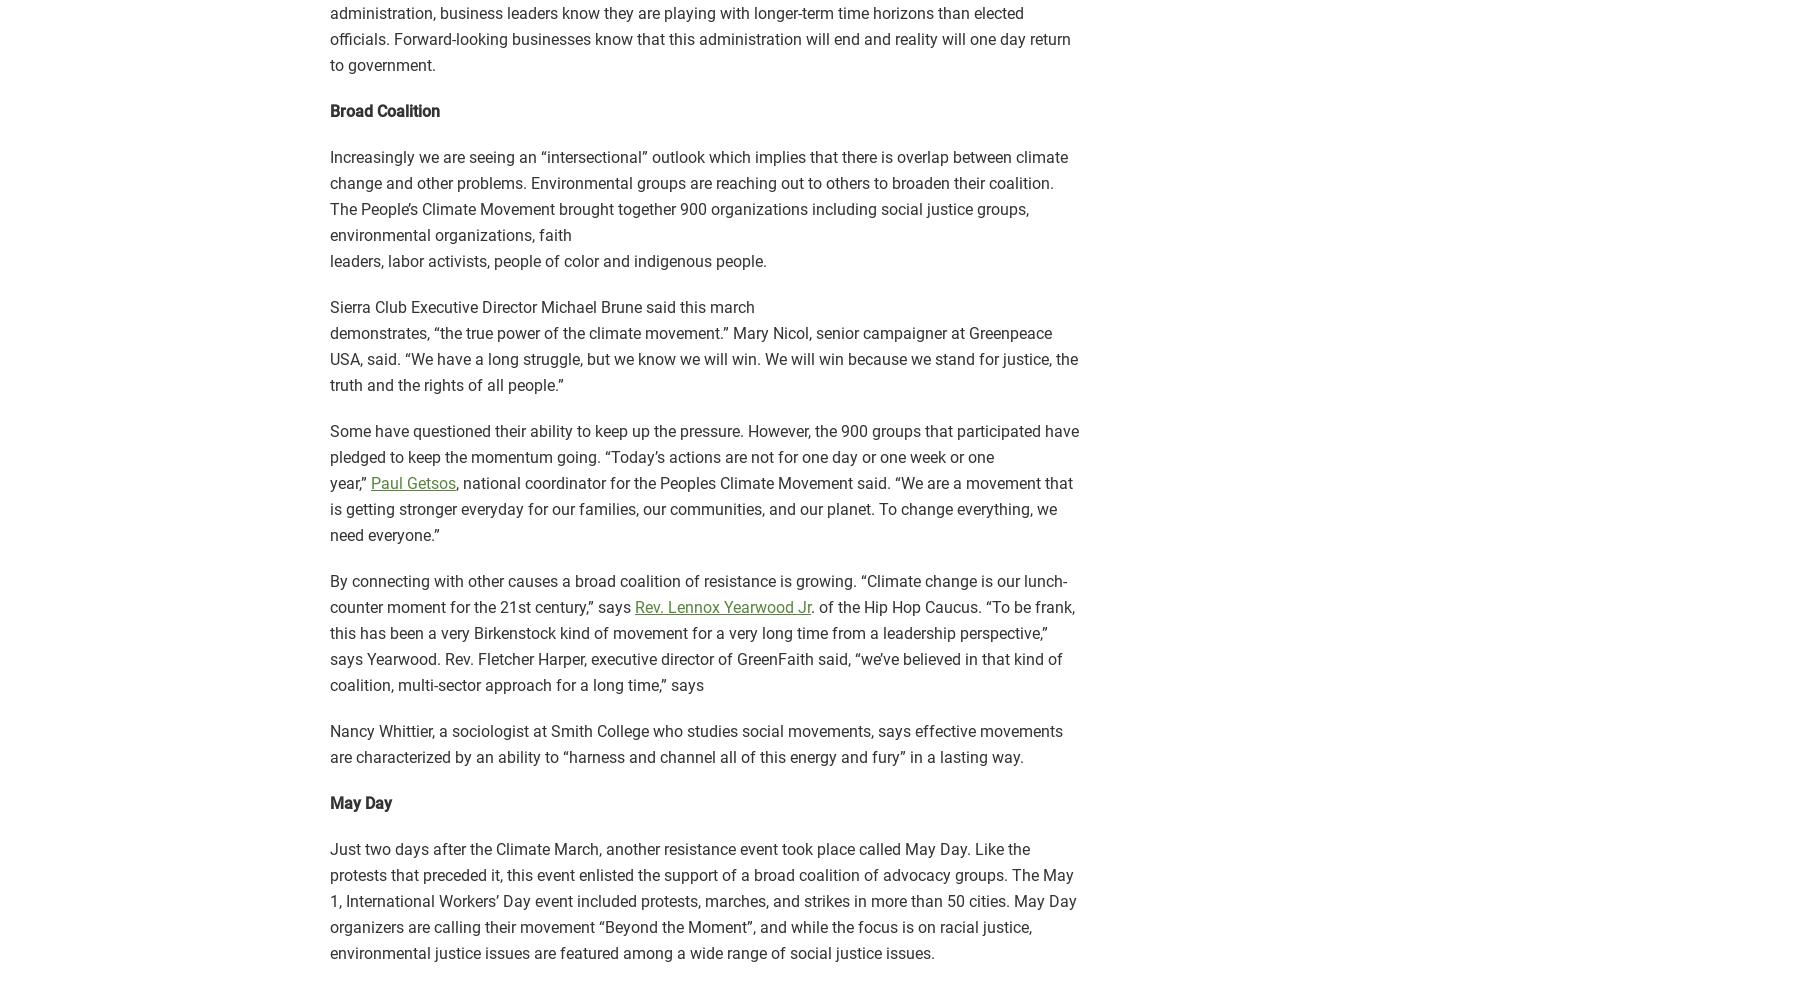 The width and height of the screenshot is (1800, 988). Describe the element at coordinates (695, 743) in the screenshot. I see `'Nancy Whittier, a sociologist at Smith College who studies social movements, says effective movements are characterized by an ability to “harness and channel all of this energy and fury” in a lasting way.'` at that location.